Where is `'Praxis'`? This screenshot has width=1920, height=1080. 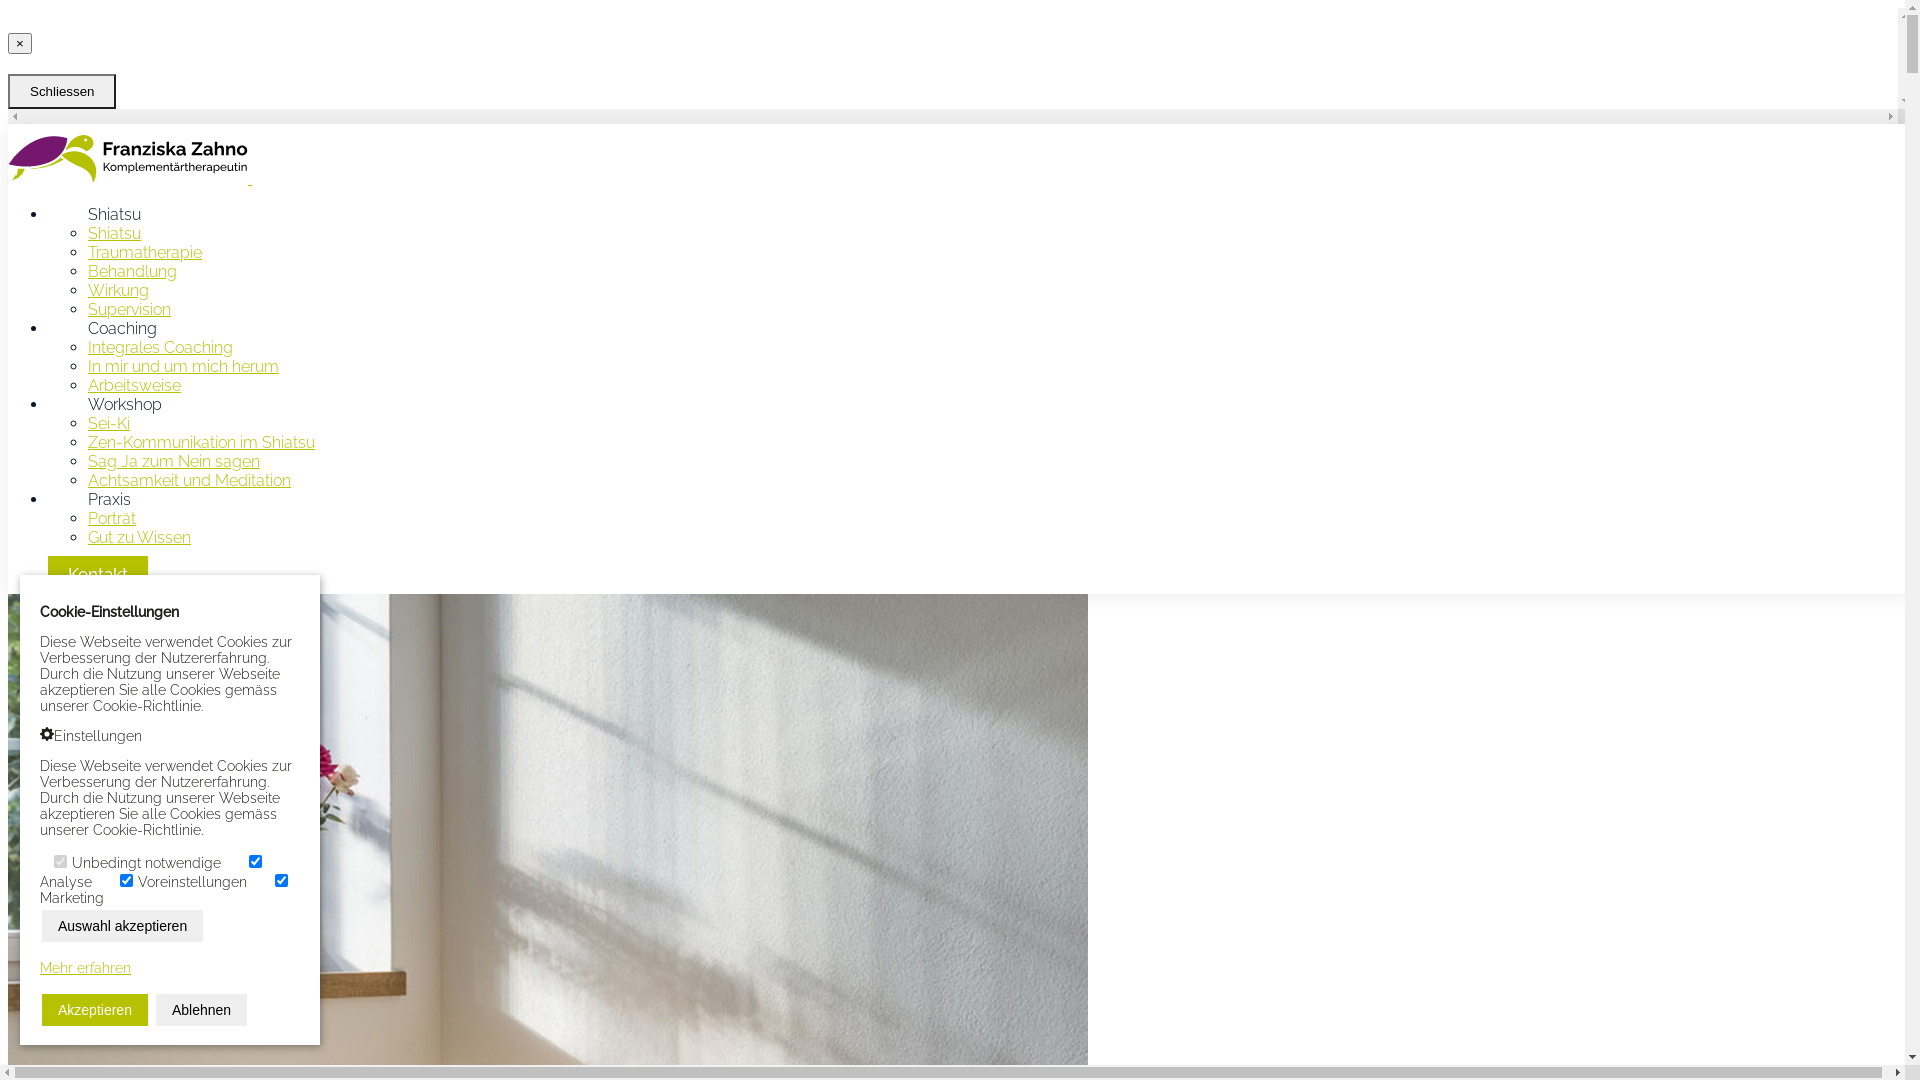
'Praxis' is located at coordinates (108, 498).